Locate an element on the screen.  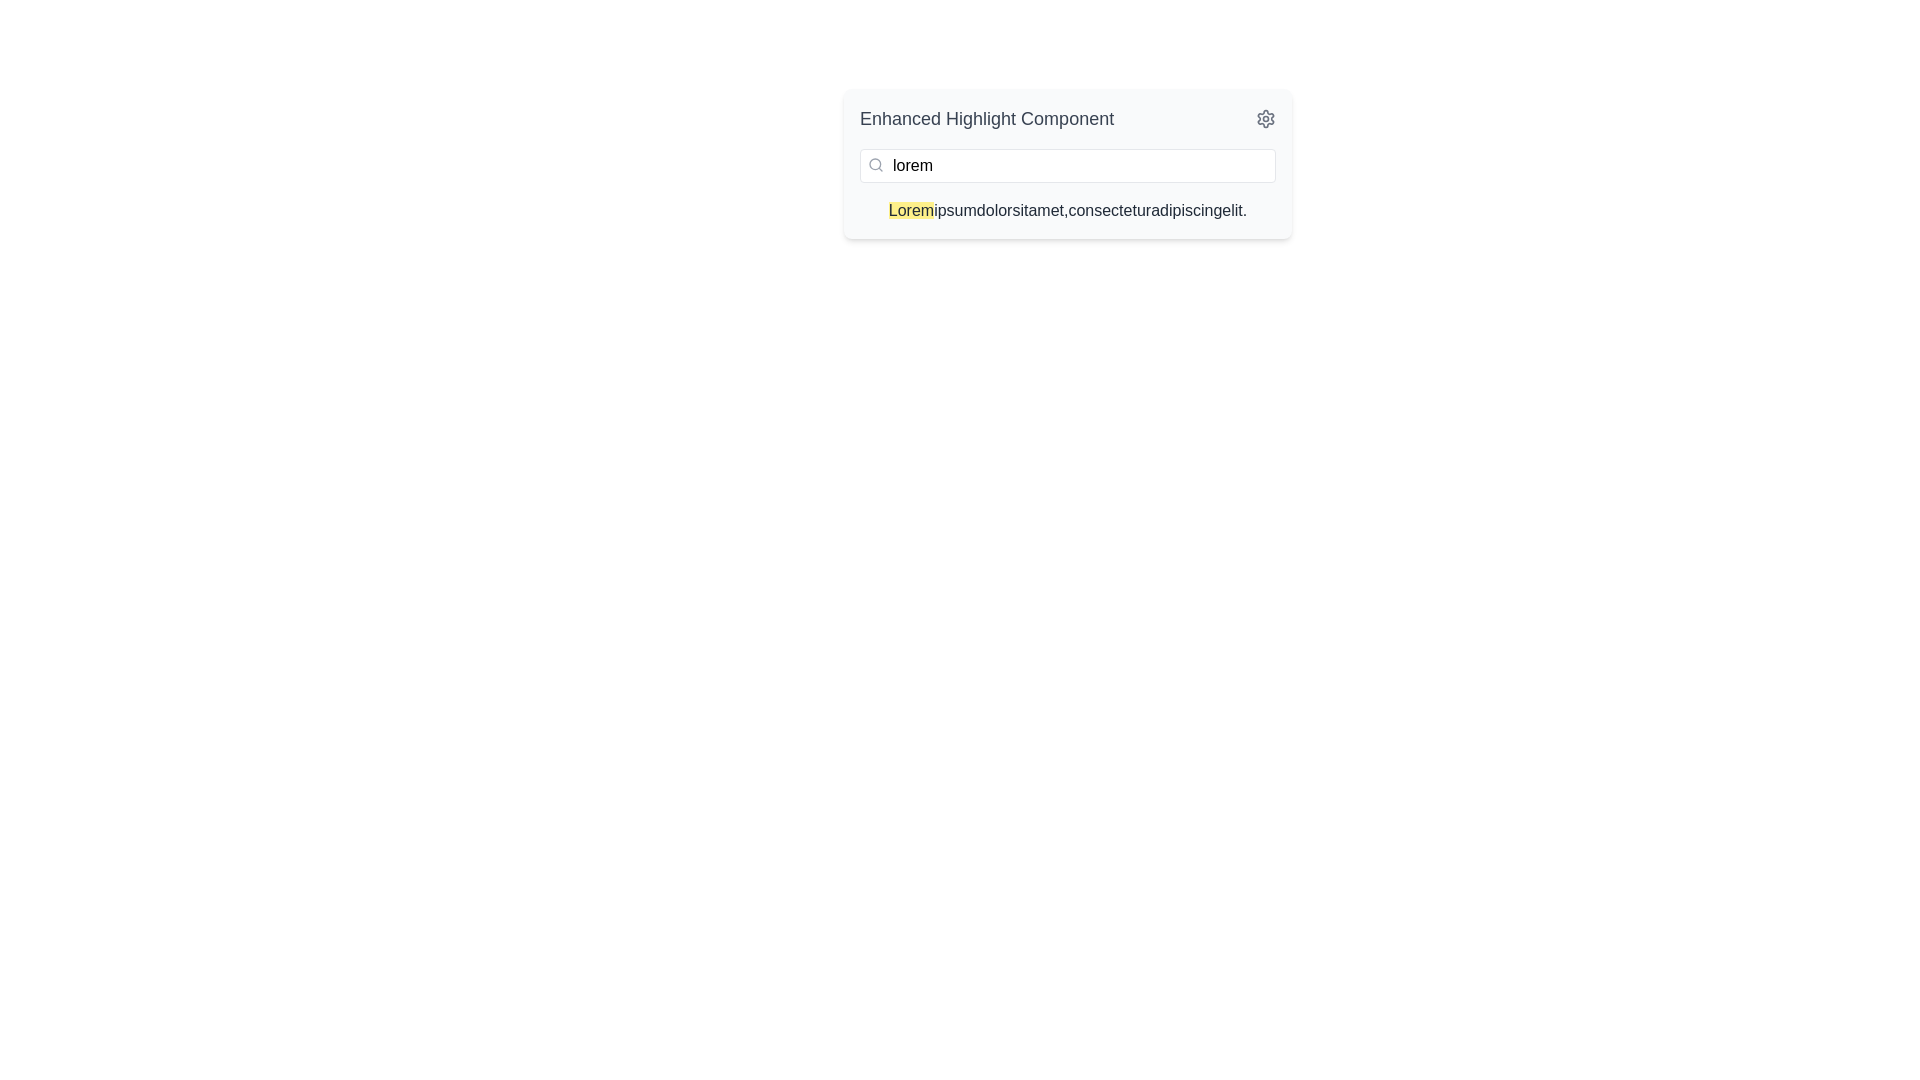
the gear icon button in the top-right corner of the 'Enhanced Highlight Component' is located at coordinates (1265, 119).